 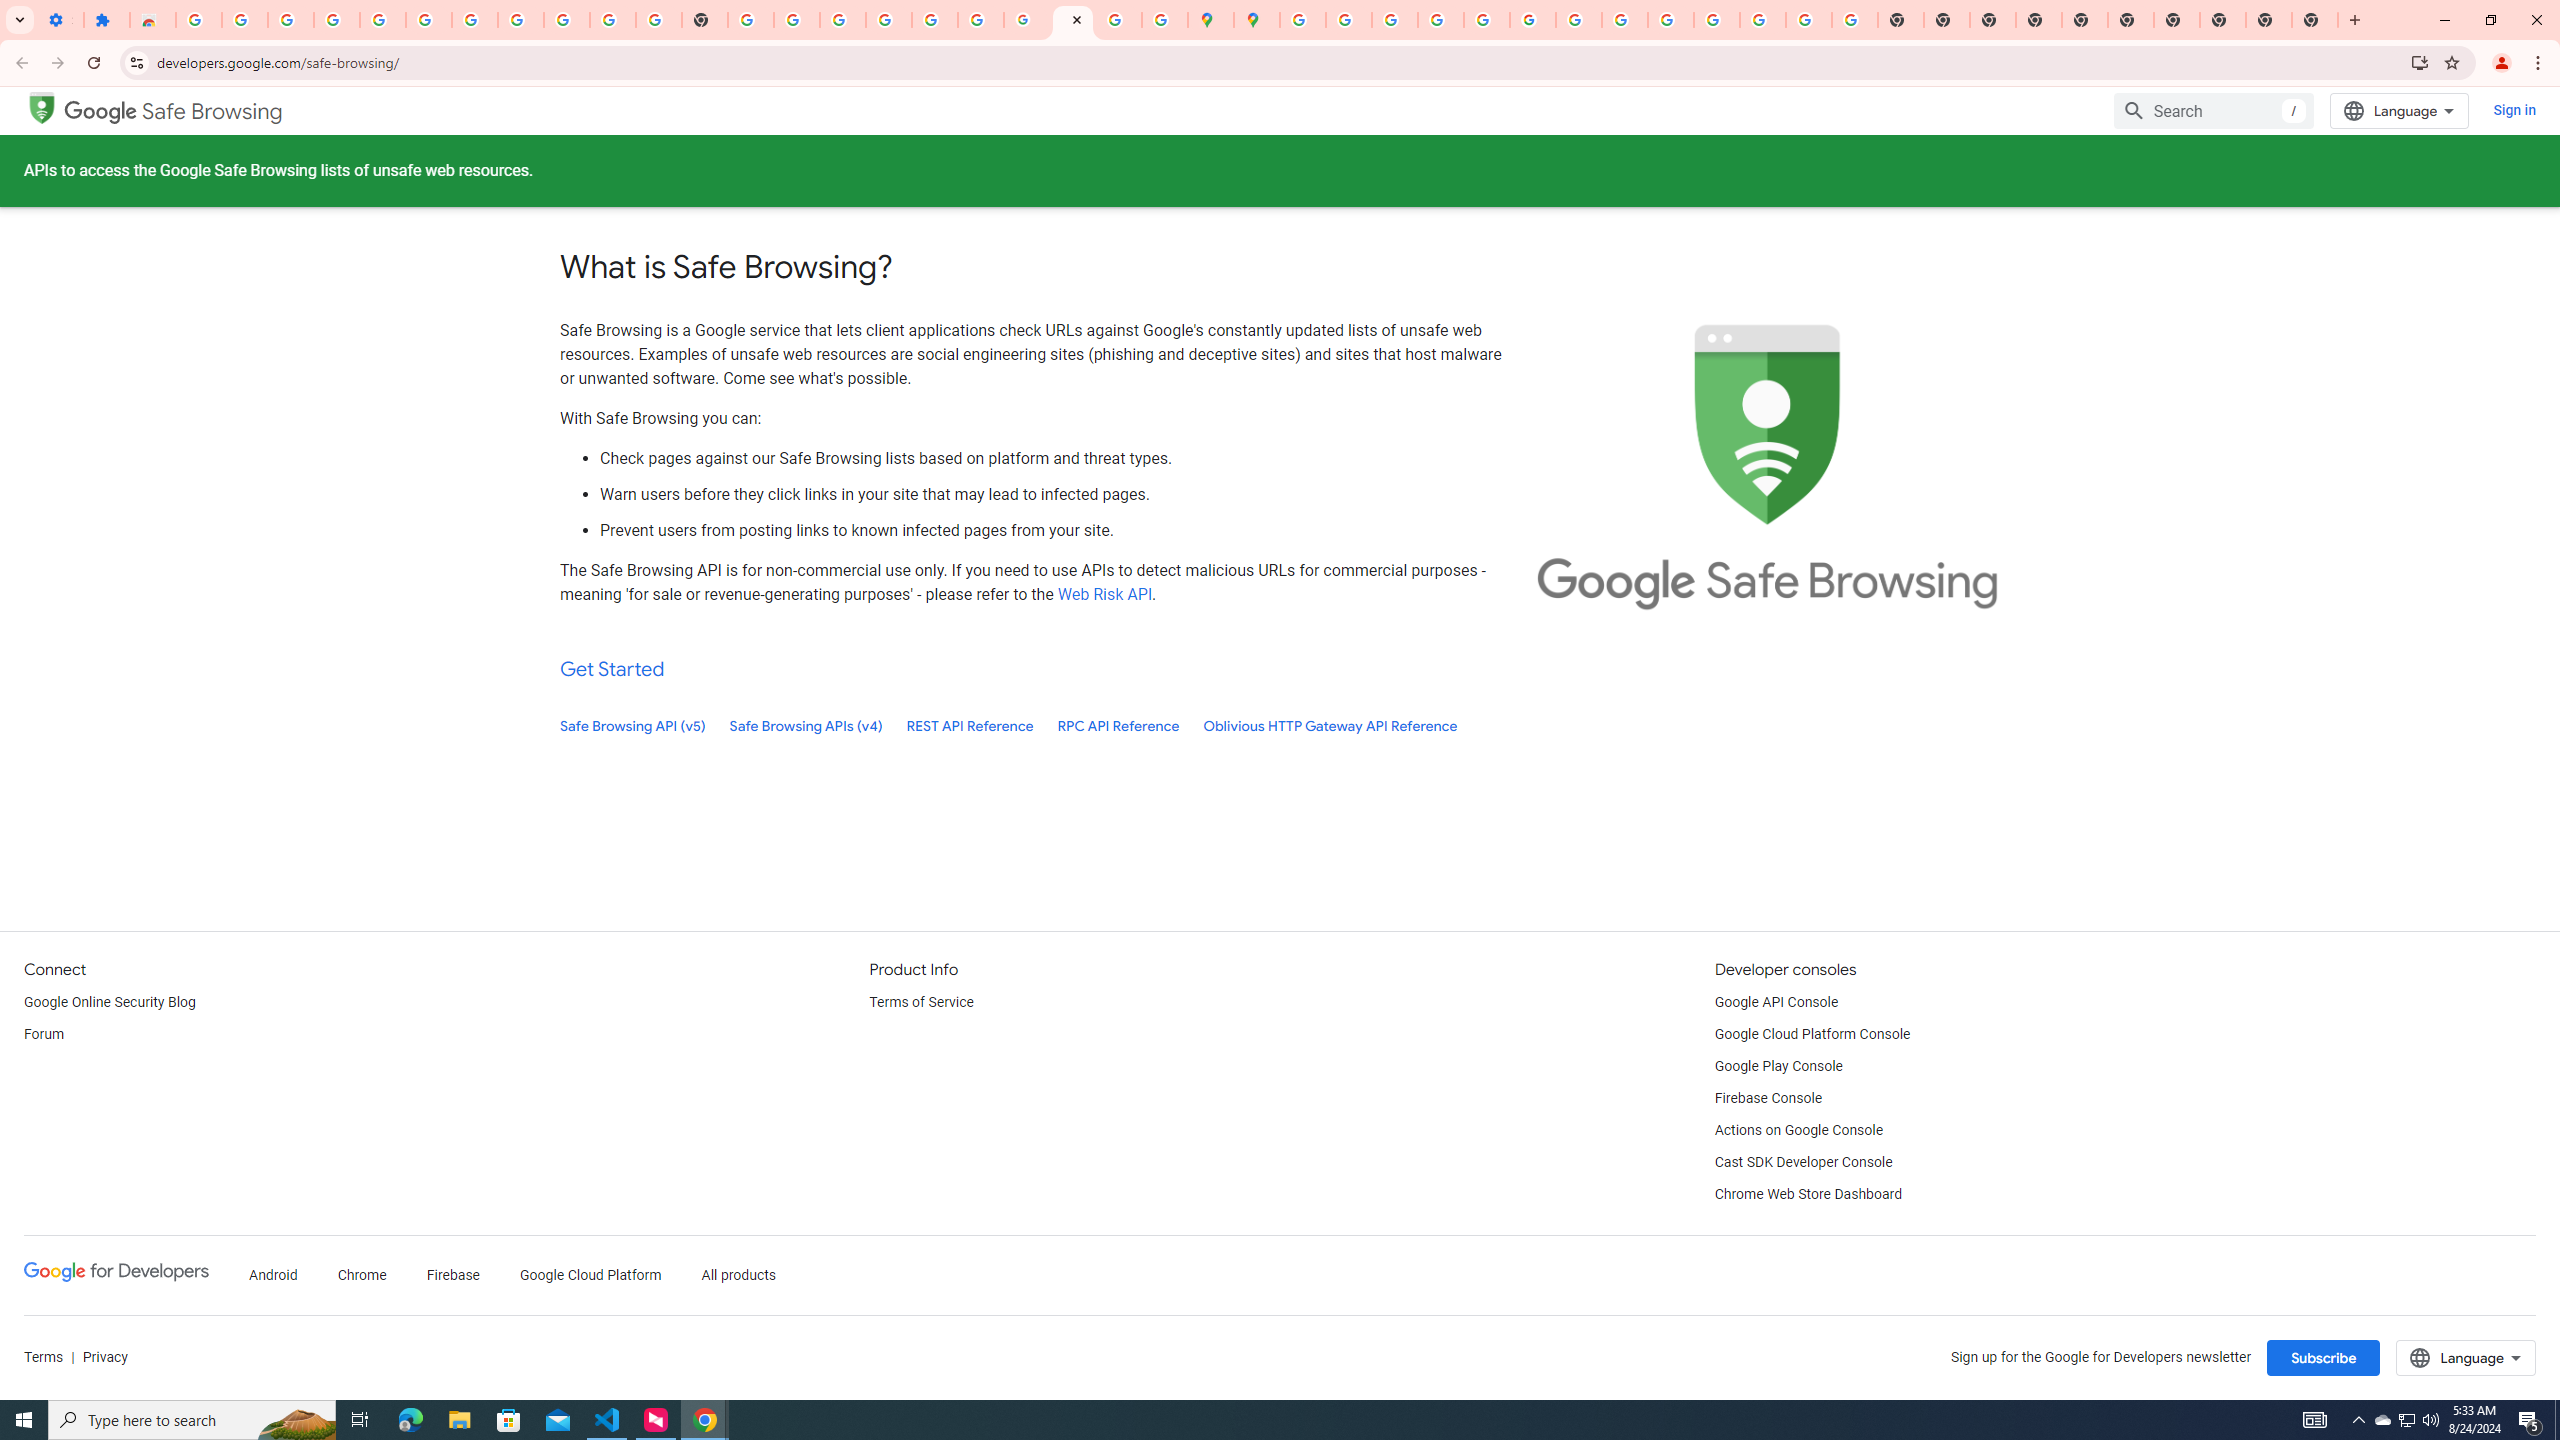 What do you see at coordinates (41, 107) in the screenshot?
I see `'Google Safe Browsing'` at bounding box center [41, 107].